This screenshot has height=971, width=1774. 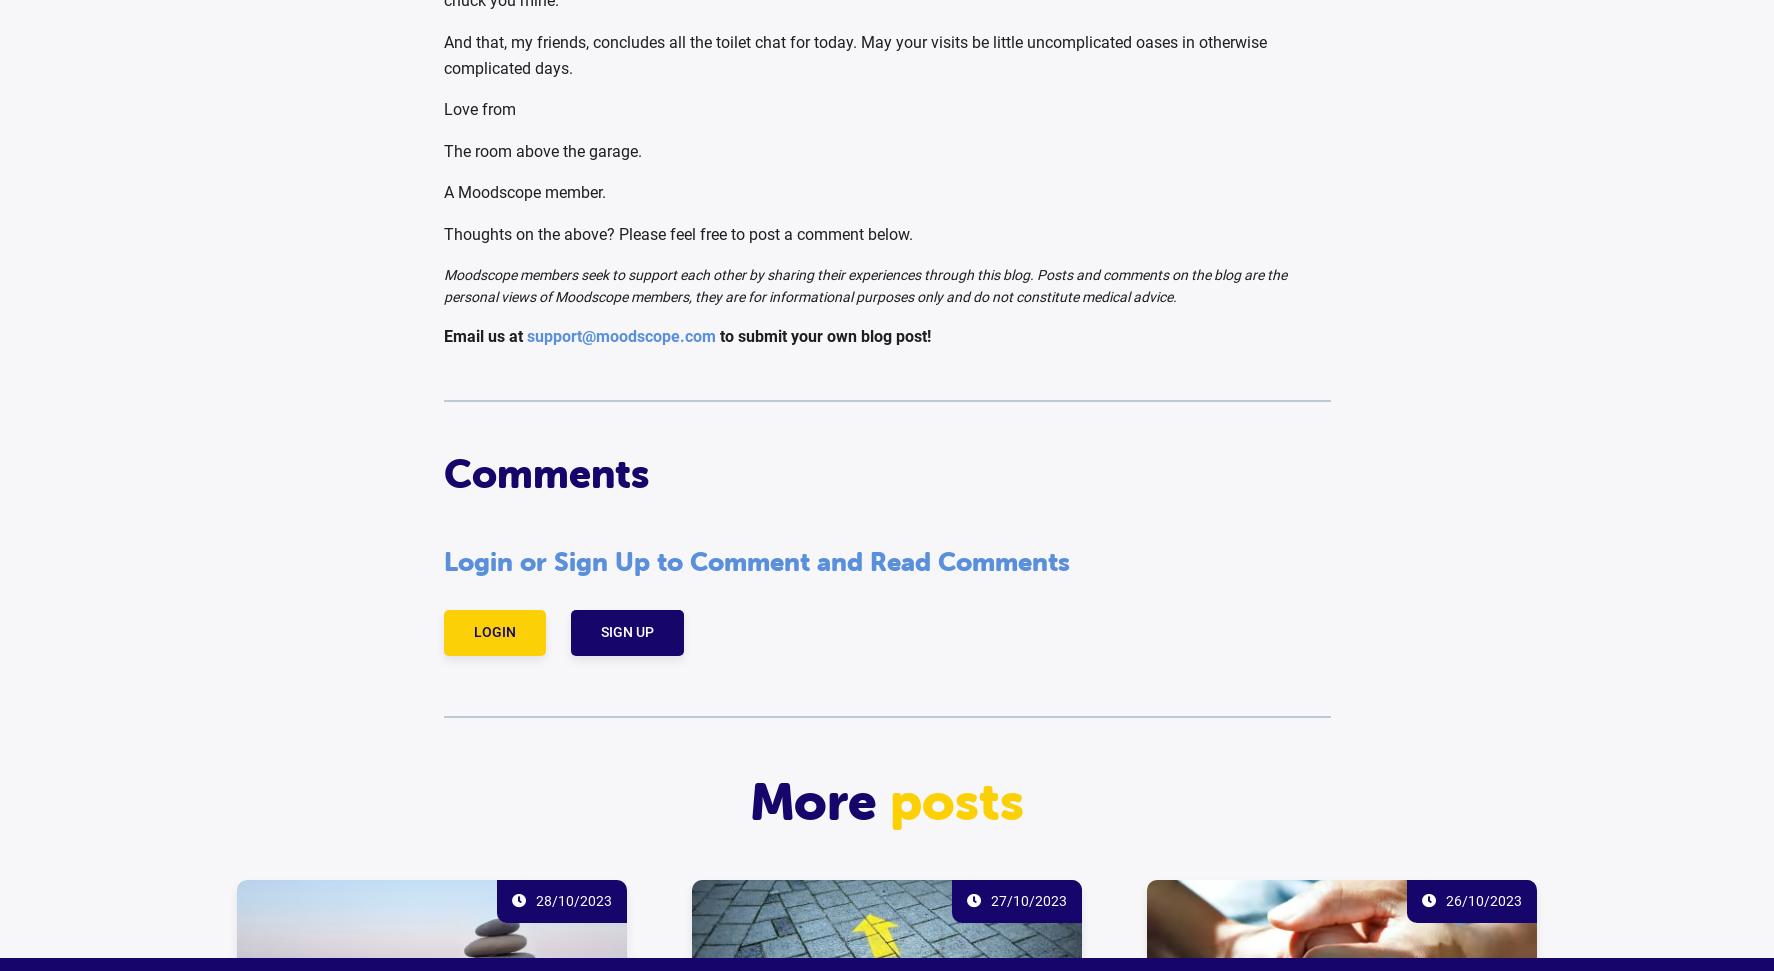 I want to click on 'And that, my friends, concludes all the toilet chat for today. May your visits be little uncomplicated oases in otherwise complicated days.', so click(x=441, y=54).